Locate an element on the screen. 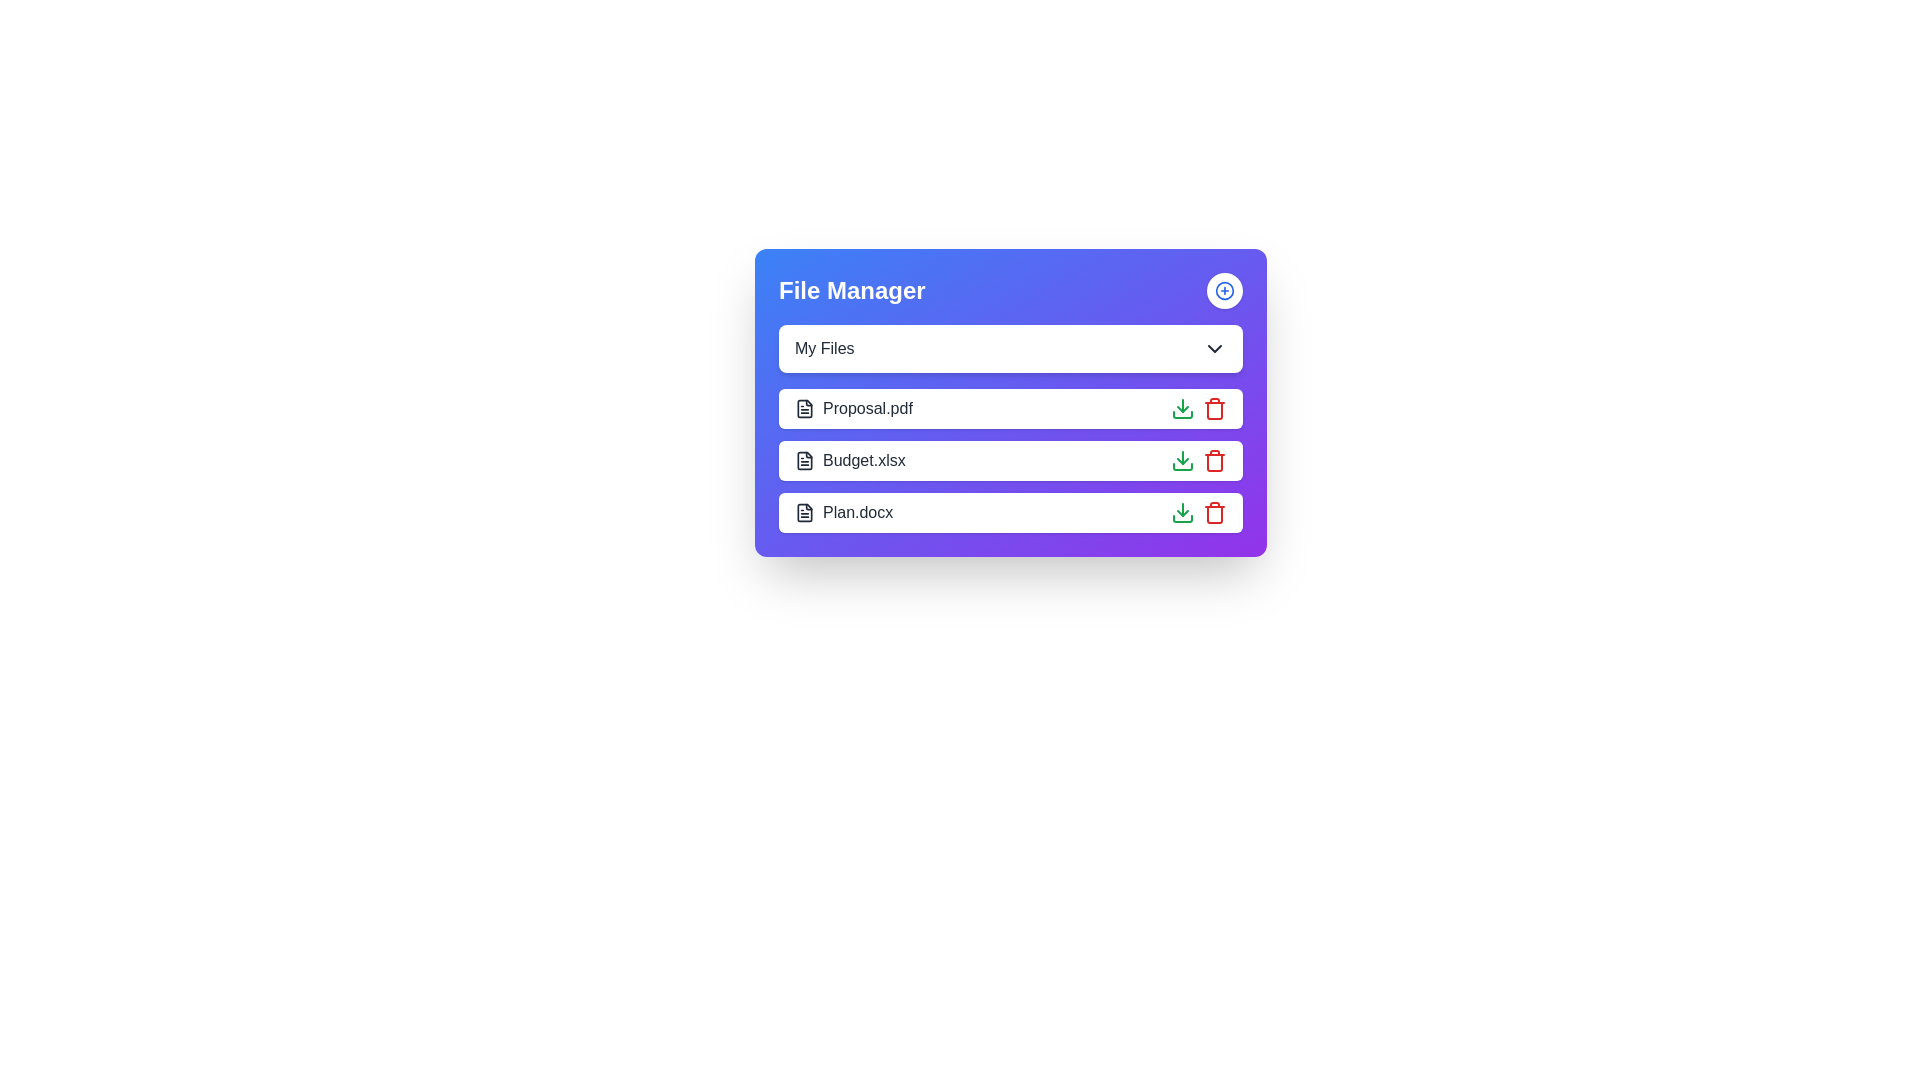 The width and height of the screenshot is (1920, 1080). the trash can icon, which is a vertical rectangle with rounded corners is located at coordinates (1213, 410).